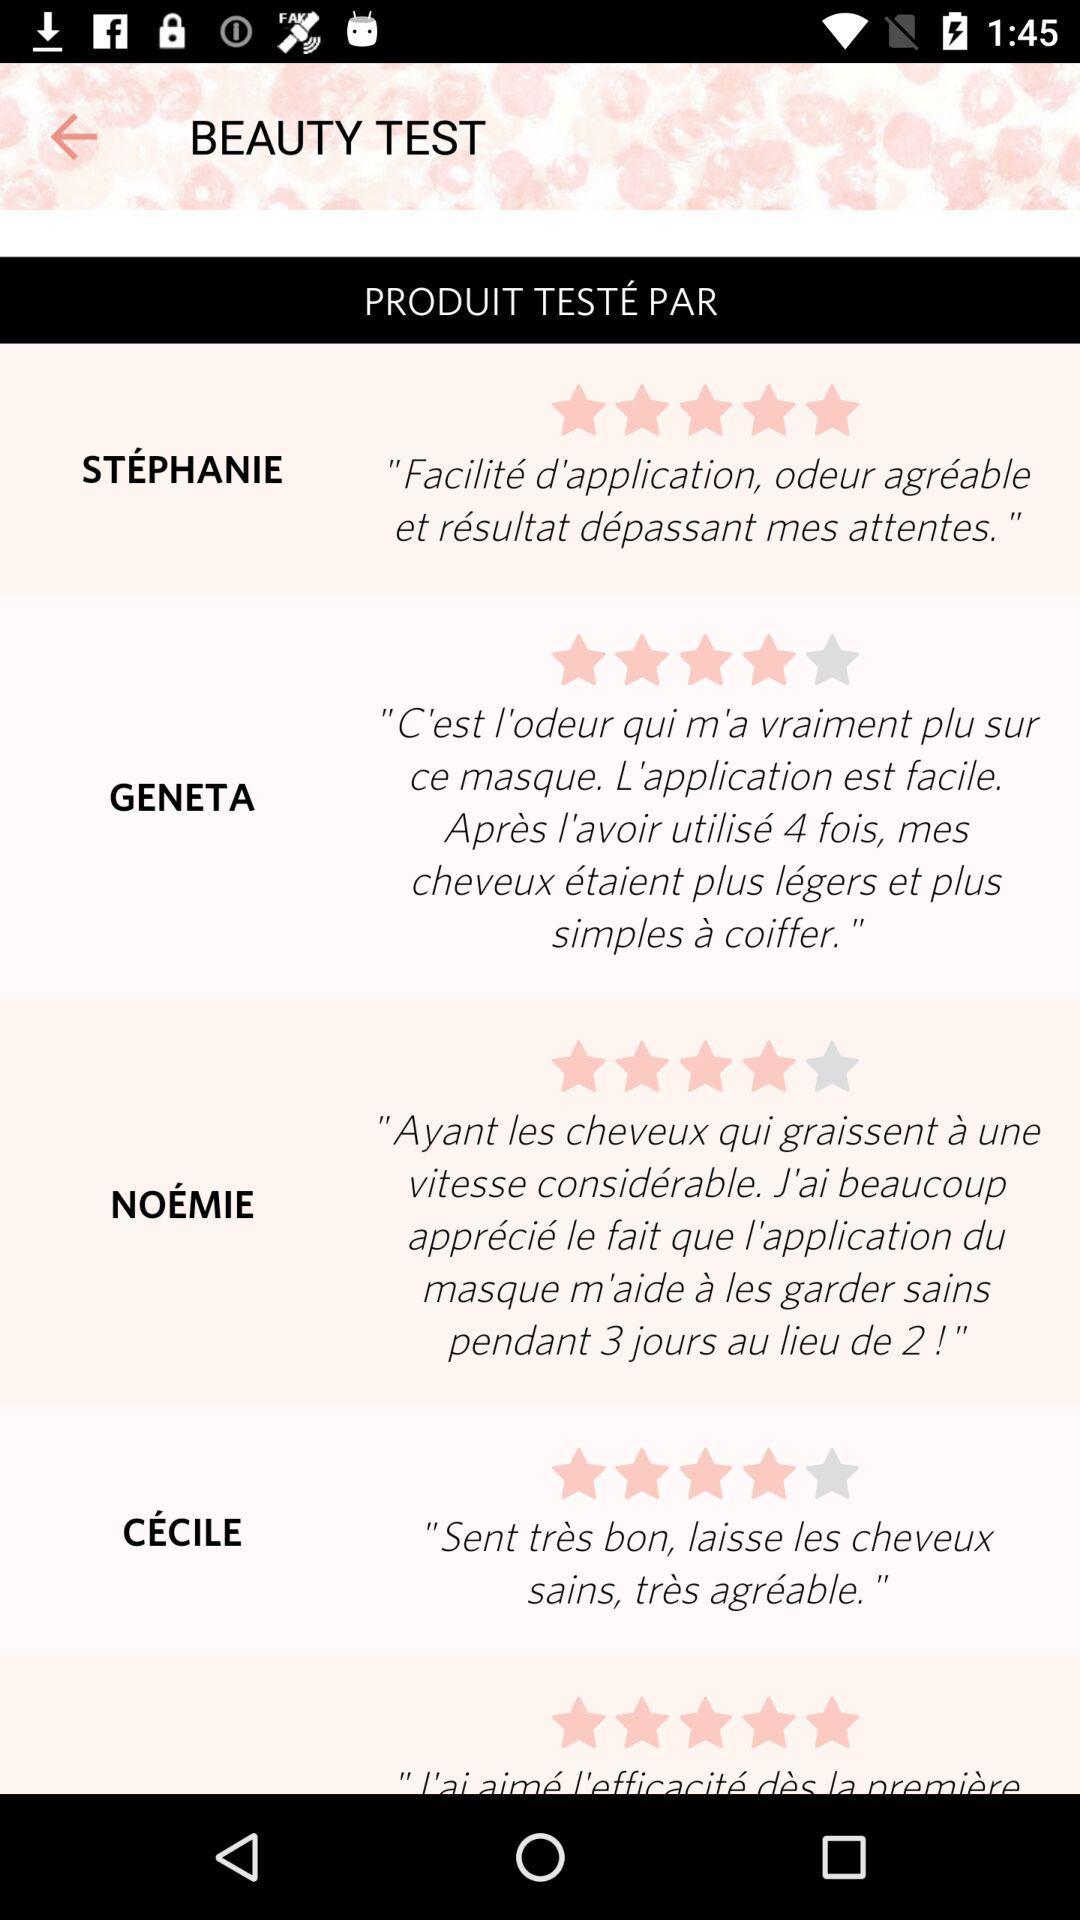 The image size is (1080, 1920). I want to click on goes back, so click(72, 135).